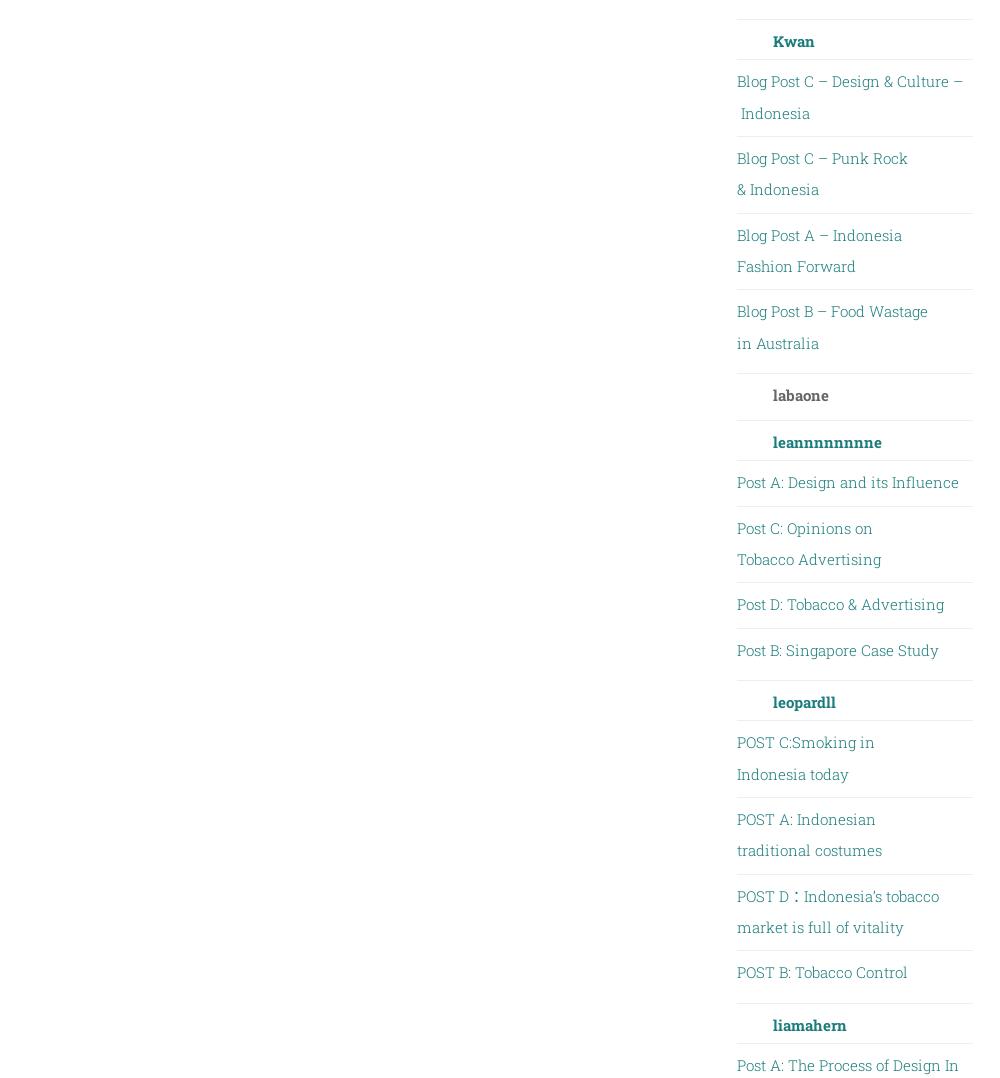 The height and width of the screenshot is (1078, 1000). I want to click on 'Kwan', so click(793, 40).